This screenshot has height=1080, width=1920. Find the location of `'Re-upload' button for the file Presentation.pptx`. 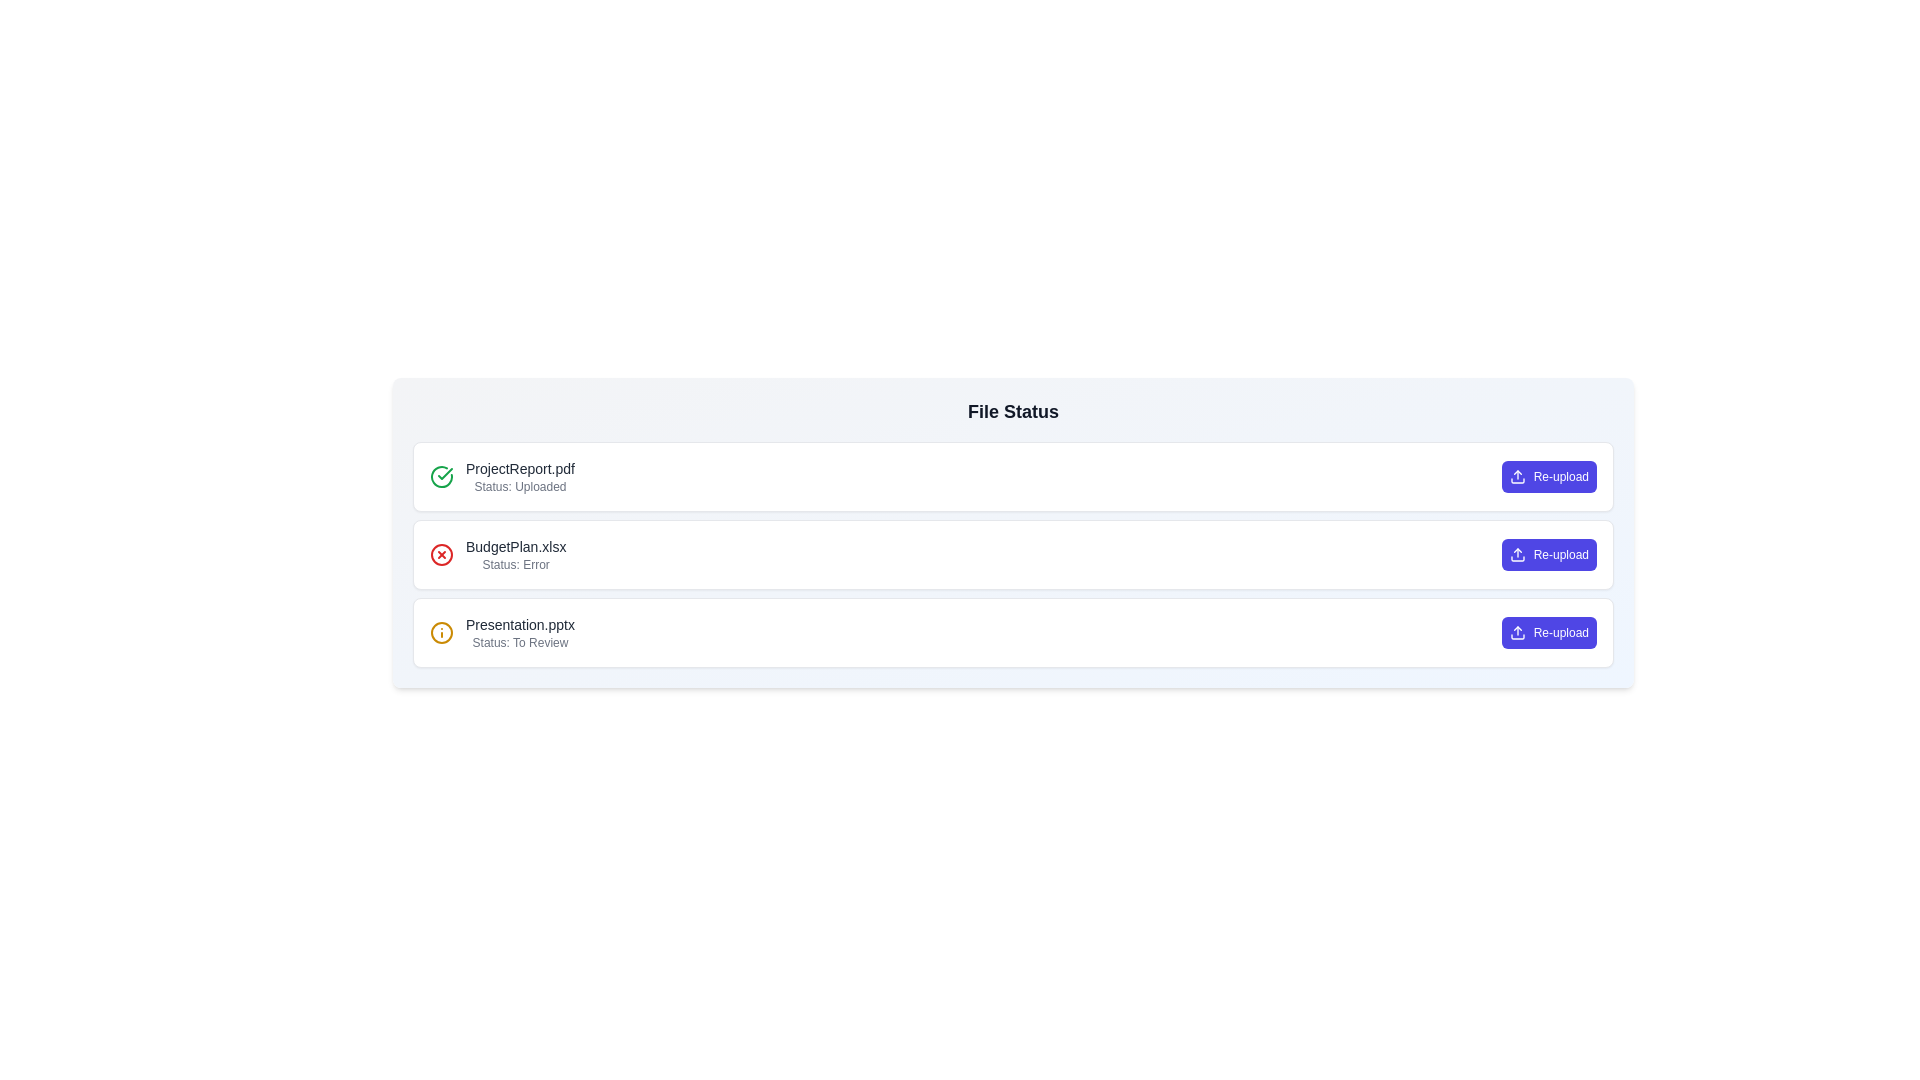

'Re-upload' button for the file Presentation.pptx is located at coordinates (1548, 632).